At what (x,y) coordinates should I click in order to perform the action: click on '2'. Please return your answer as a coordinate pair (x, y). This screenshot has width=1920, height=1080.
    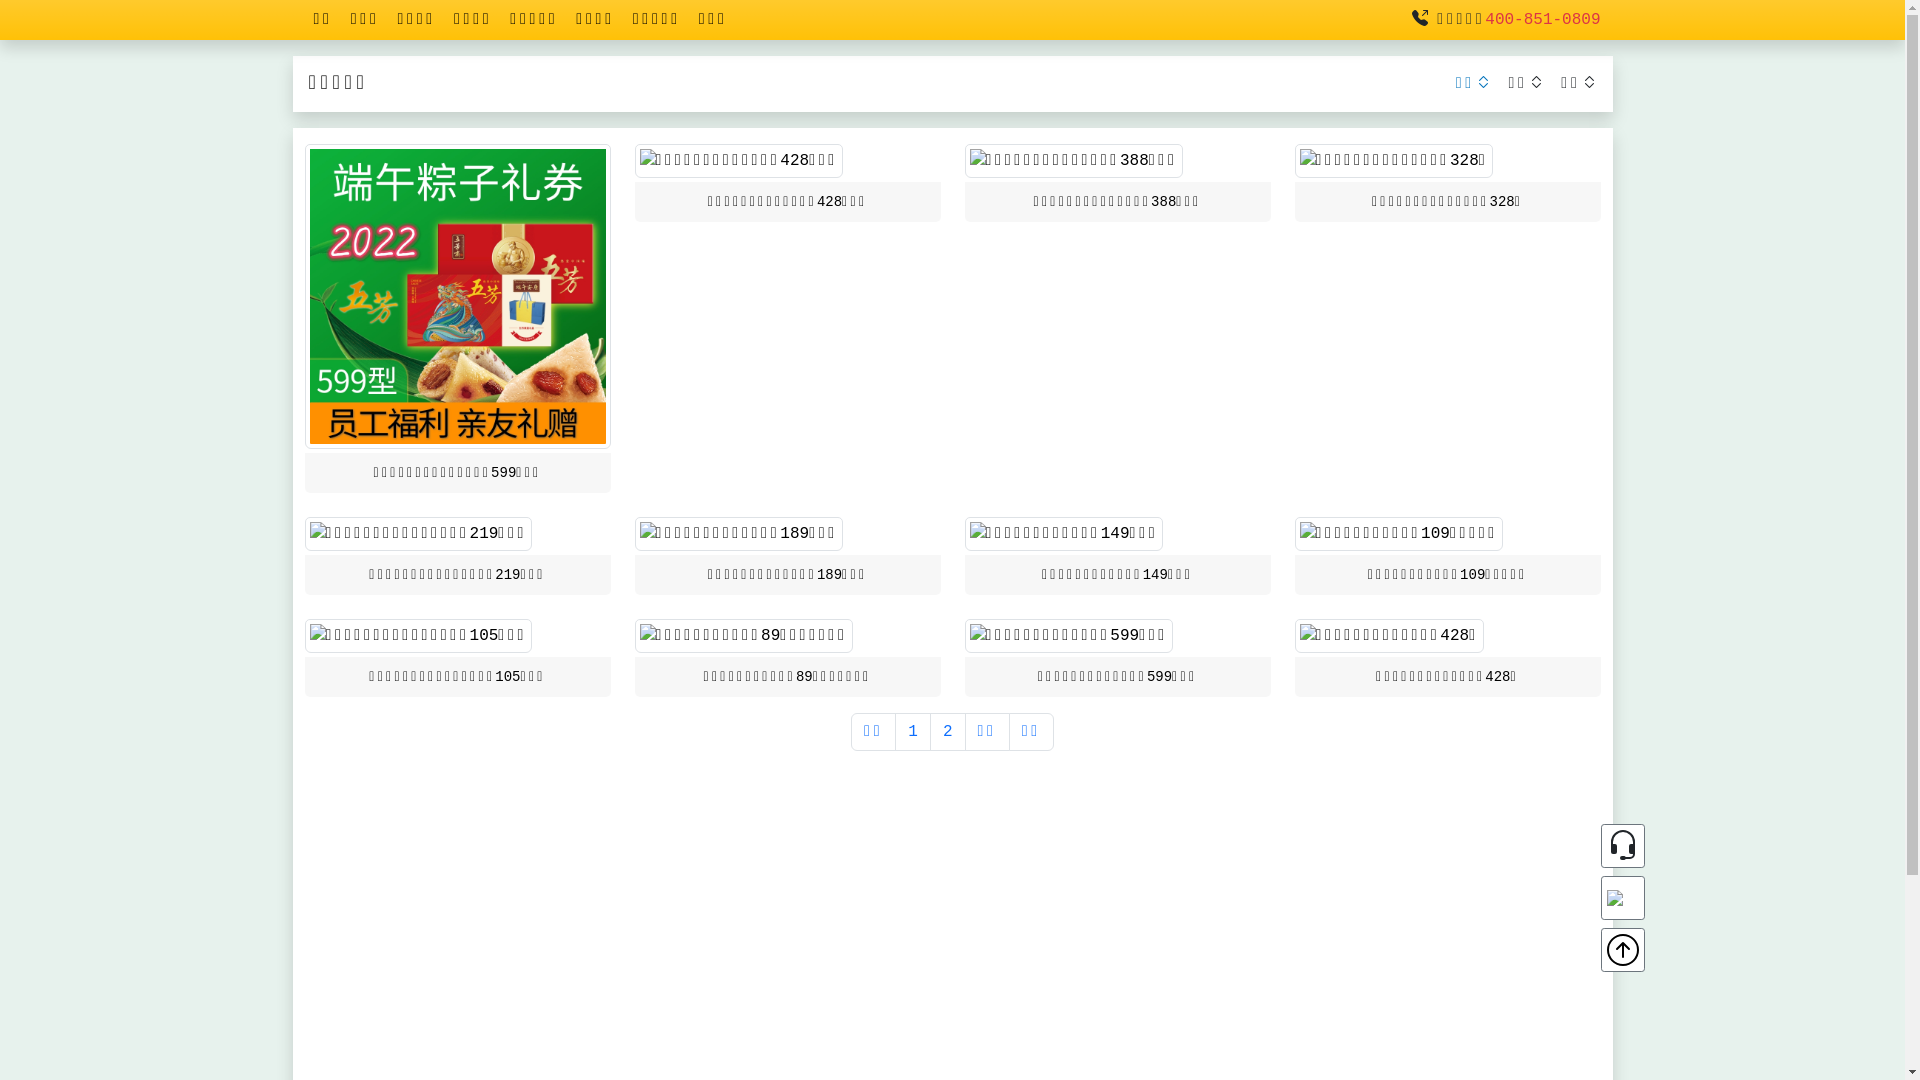
    Looking at the image, I should click on (947, 732).